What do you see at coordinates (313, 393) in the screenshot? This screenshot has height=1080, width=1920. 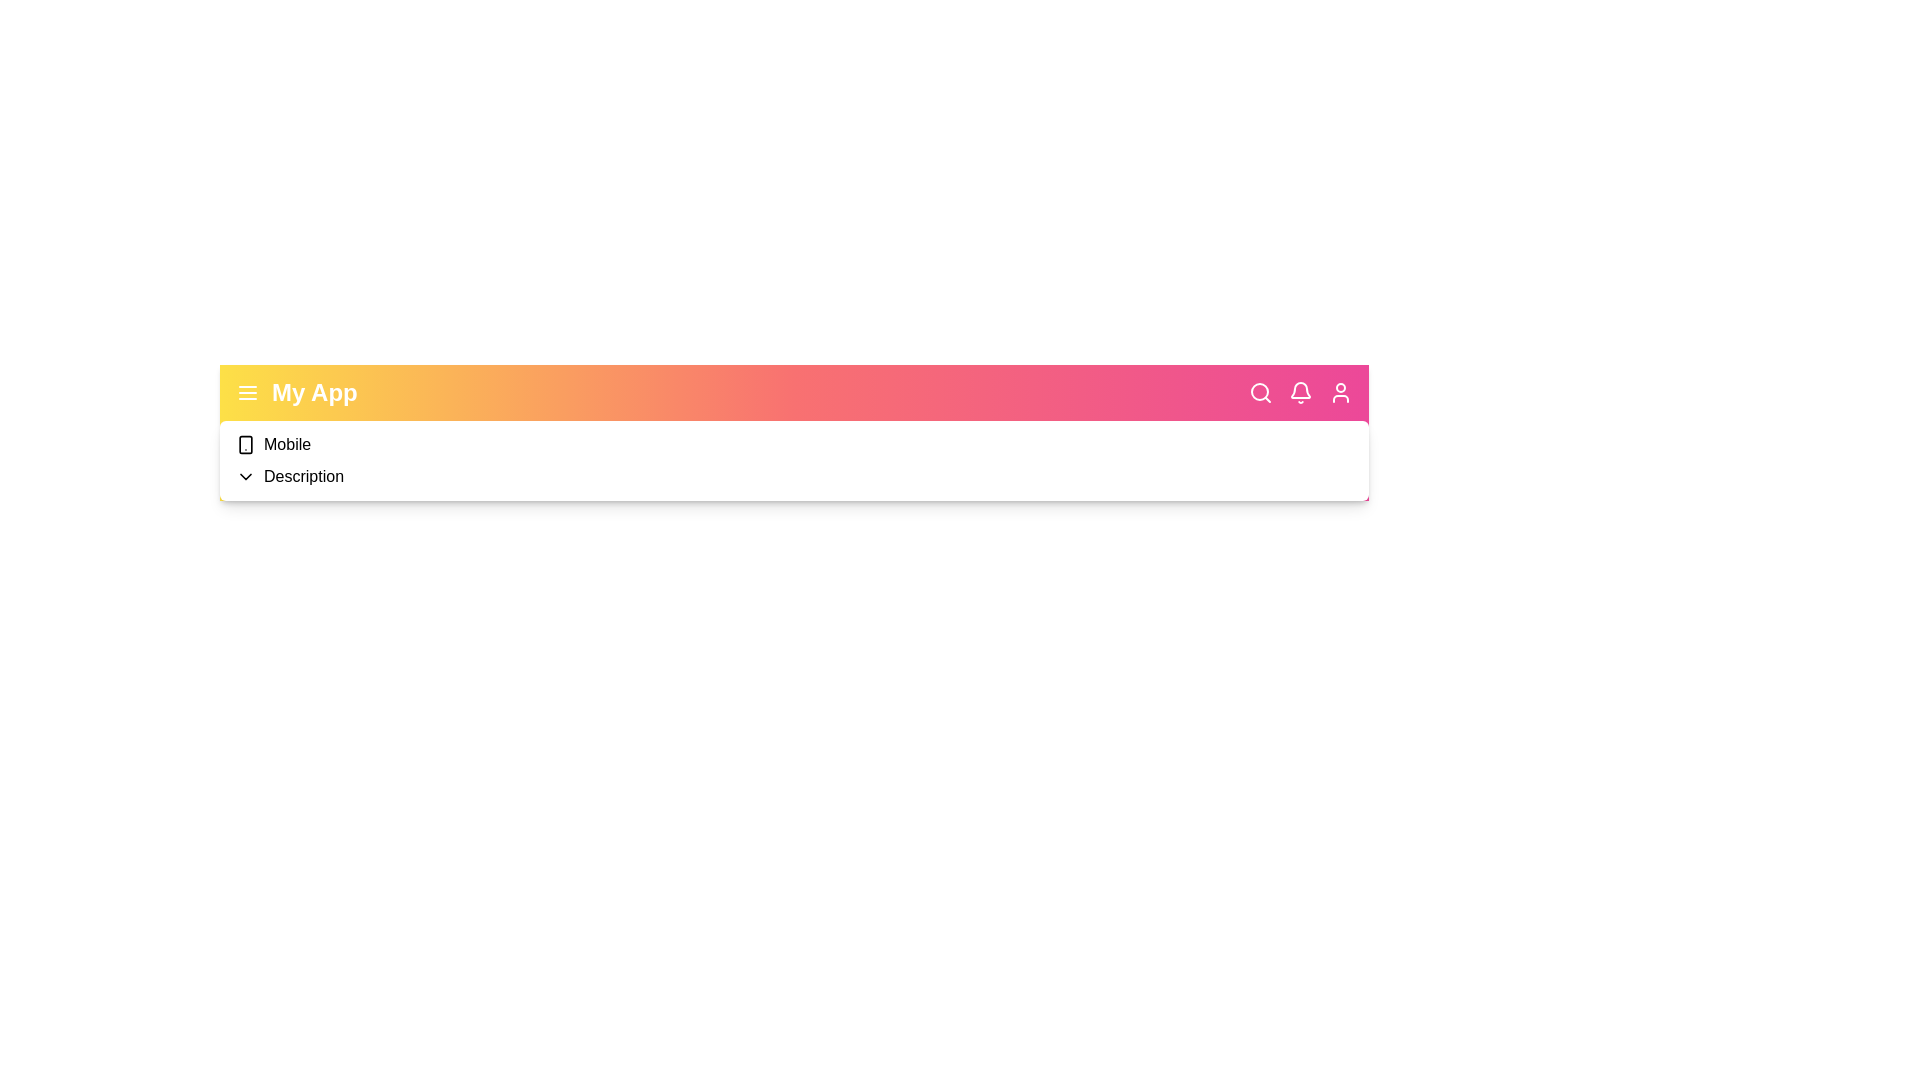 I see `the header text 'My App' to select it` at bounding box center [313, 393].